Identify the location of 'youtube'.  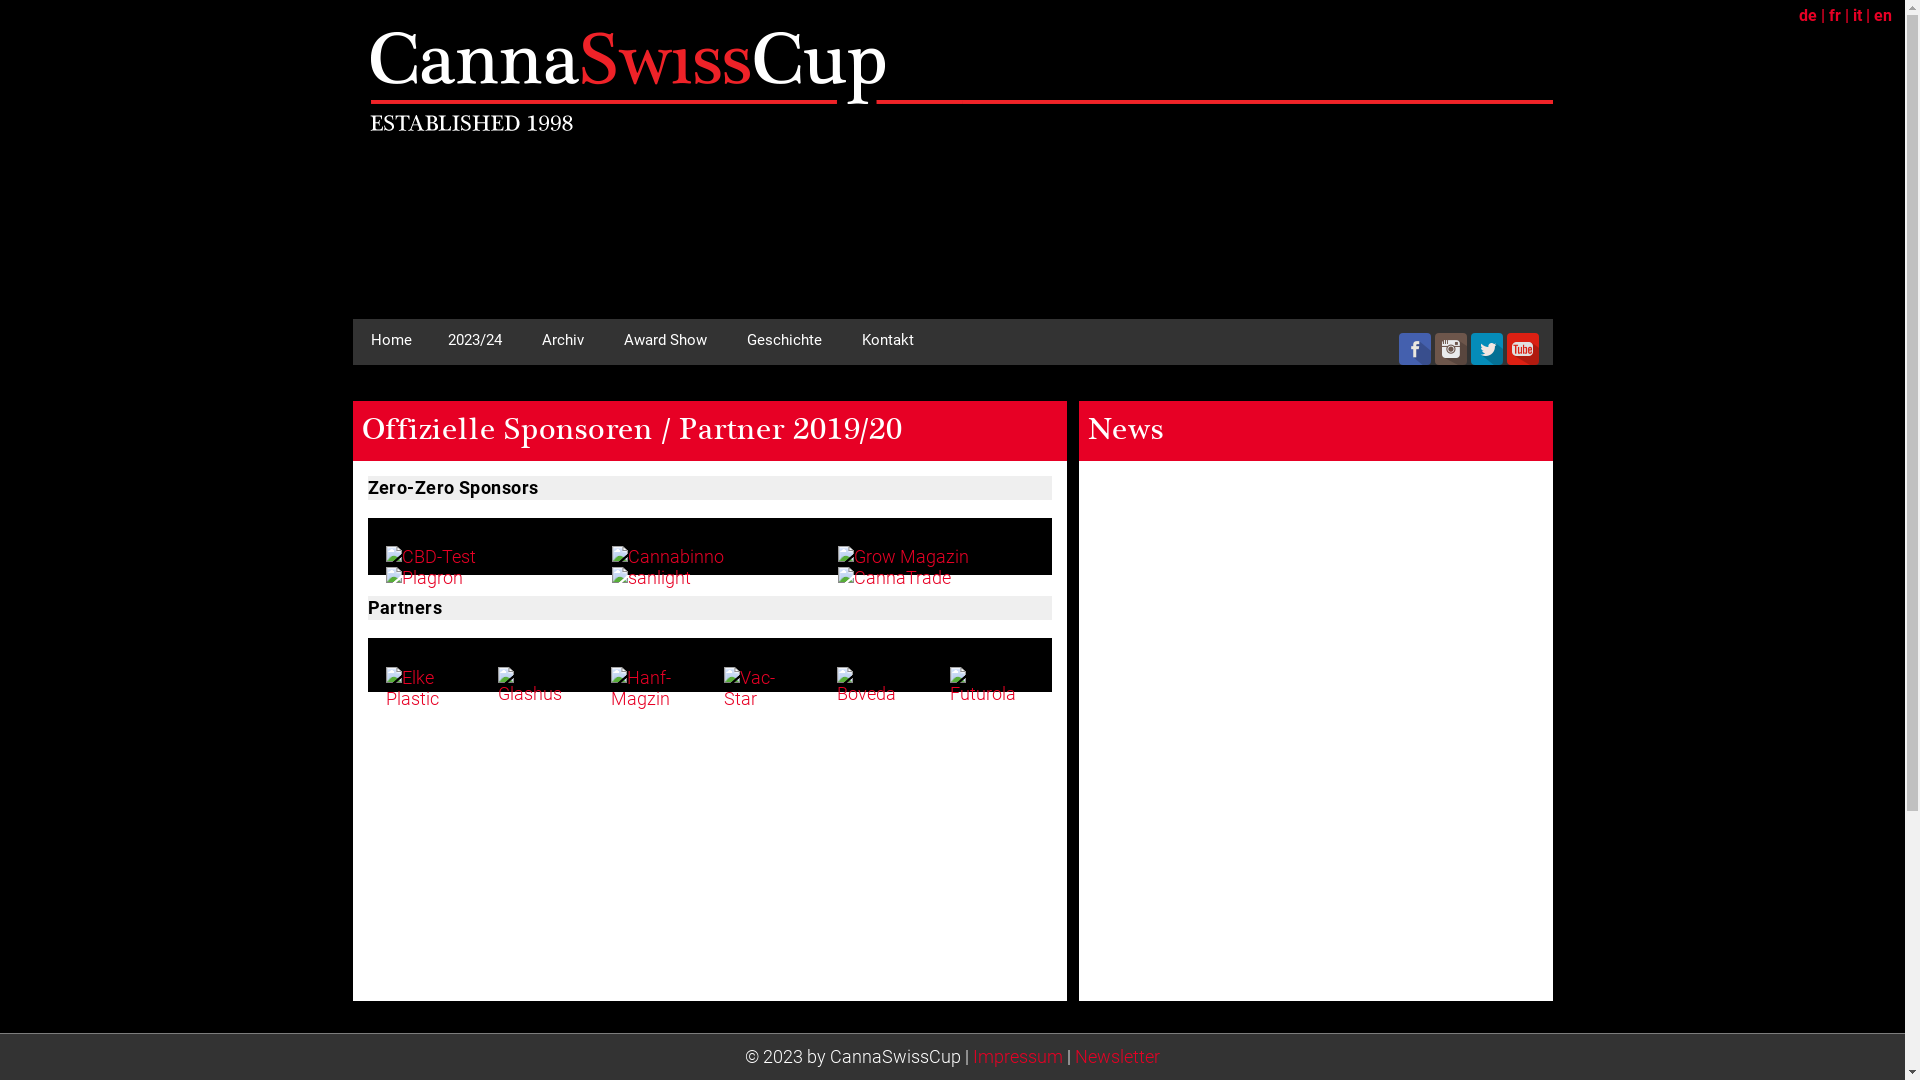
(1506, 347).